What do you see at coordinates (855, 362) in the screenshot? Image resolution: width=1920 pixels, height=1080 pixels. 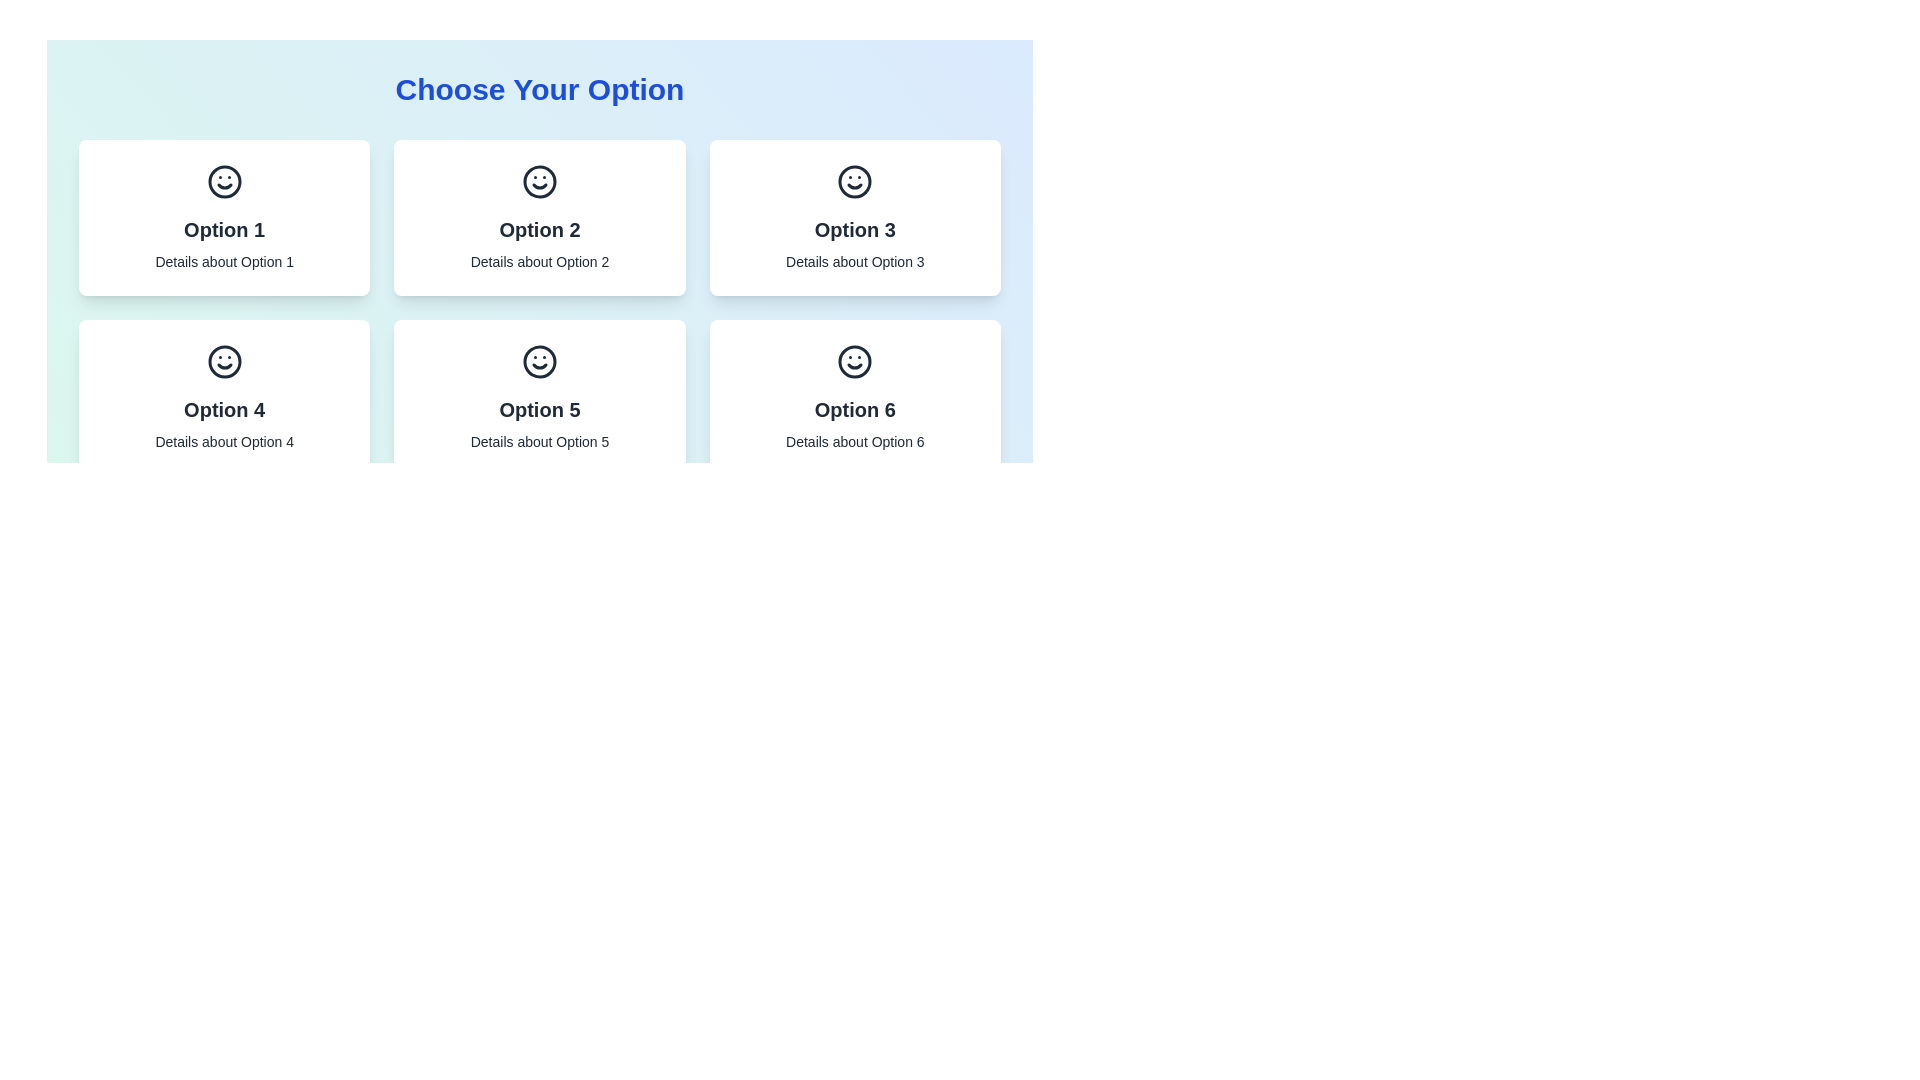 I see `the smiley face icon located at the top center of the card labeled 'Option 6', which is positioned in the bottom-right part of the grid` at bounding box center [855, 362].